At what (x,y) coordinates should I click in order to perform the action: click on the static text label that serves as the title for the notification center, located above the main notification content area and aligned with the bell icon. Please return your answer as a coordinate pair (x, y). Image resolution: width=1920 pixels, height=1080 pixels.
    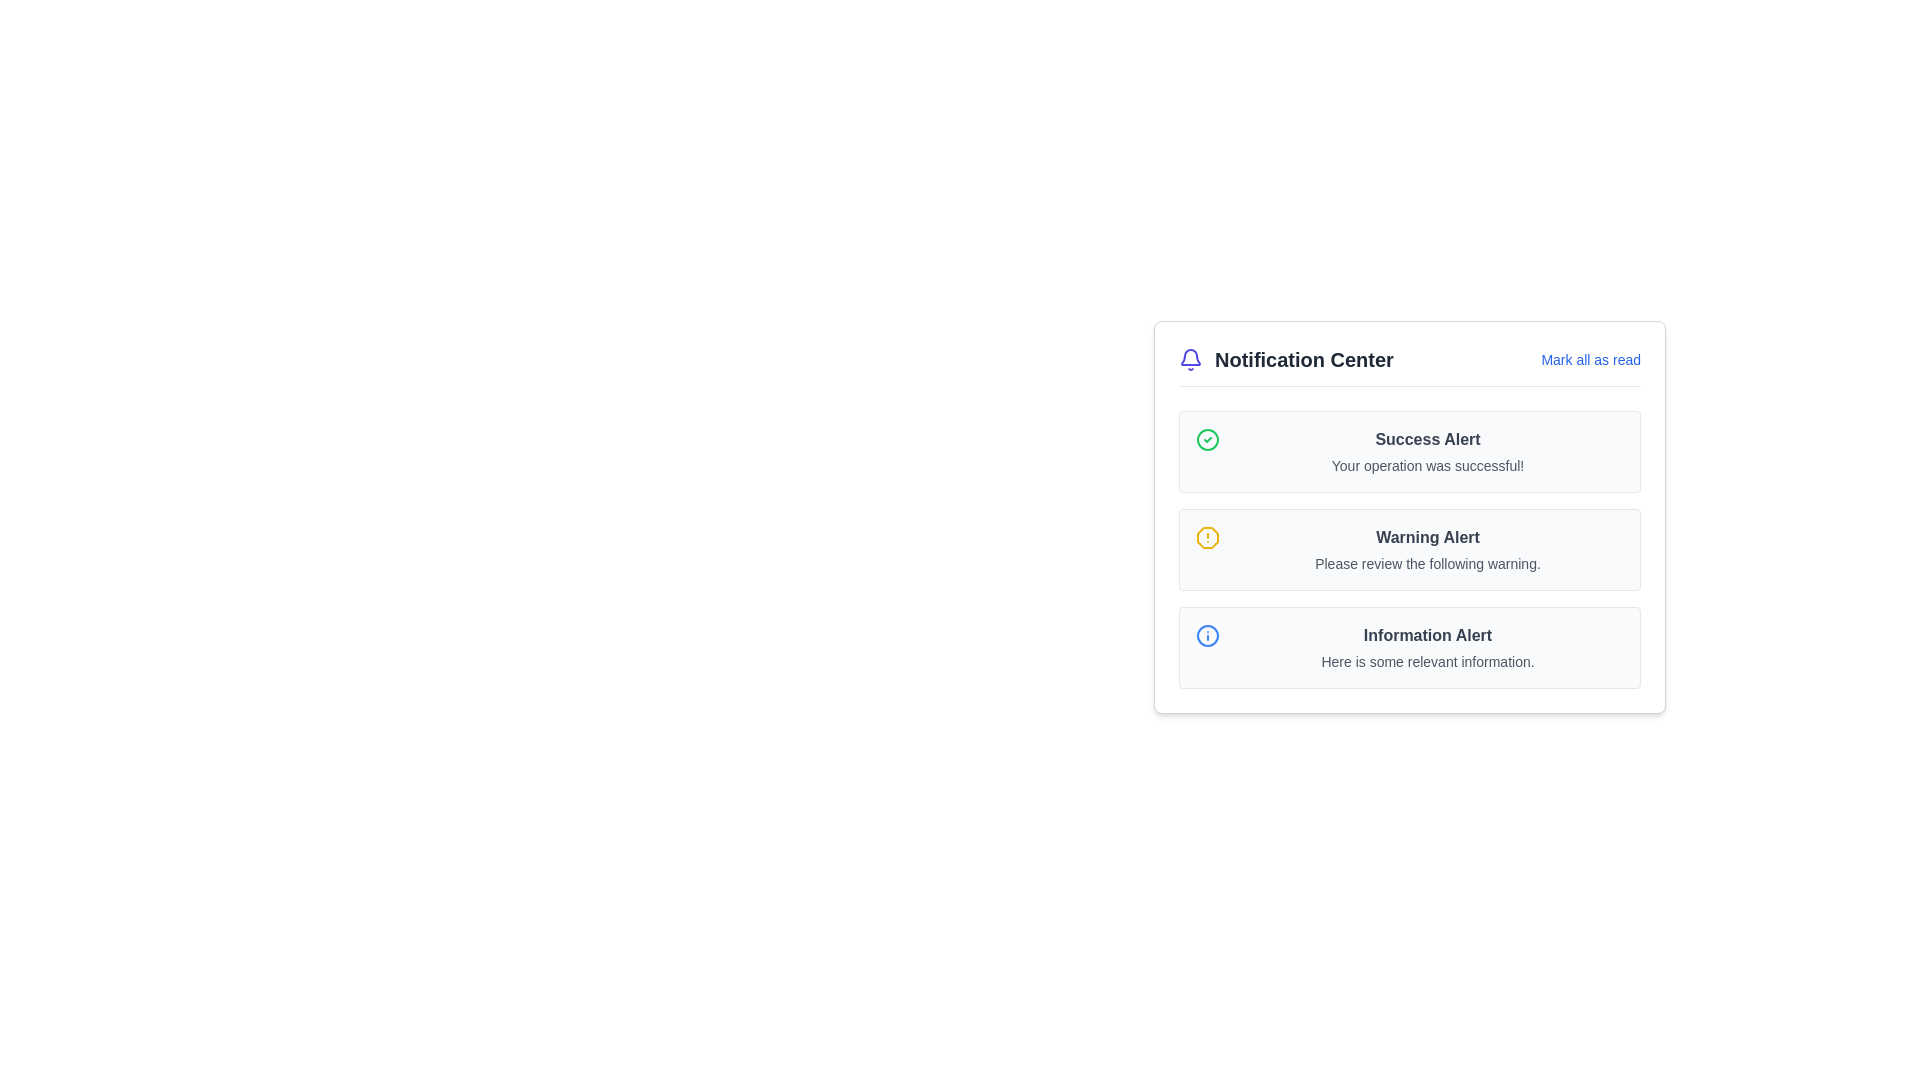
    Looking at the image, I should click on (1304, 358).